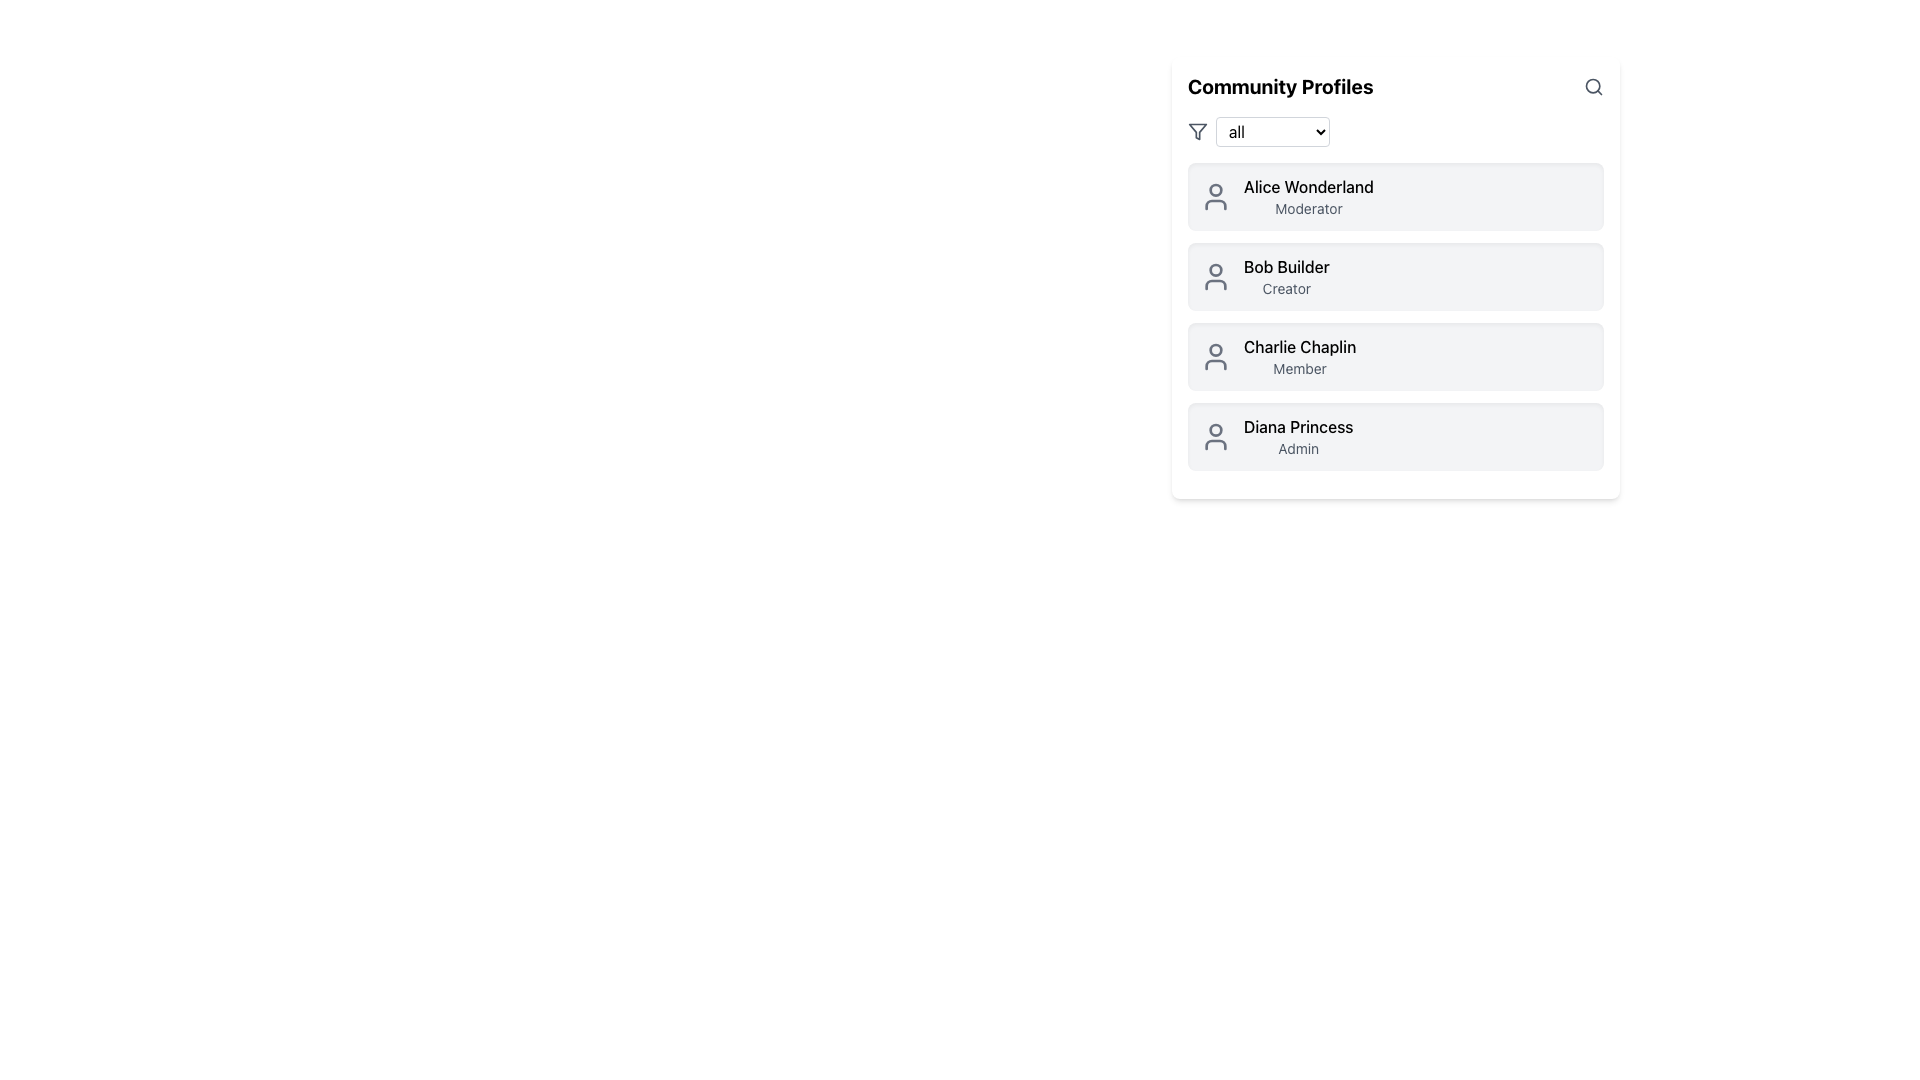 The width and height of the screenshot is (1920, 1080). I want to click on the user avatar icon for 'Diana Princess' with the role 'Admin' located in the fourth entry of the 'Community Profiles' section, so click(1214, 435).